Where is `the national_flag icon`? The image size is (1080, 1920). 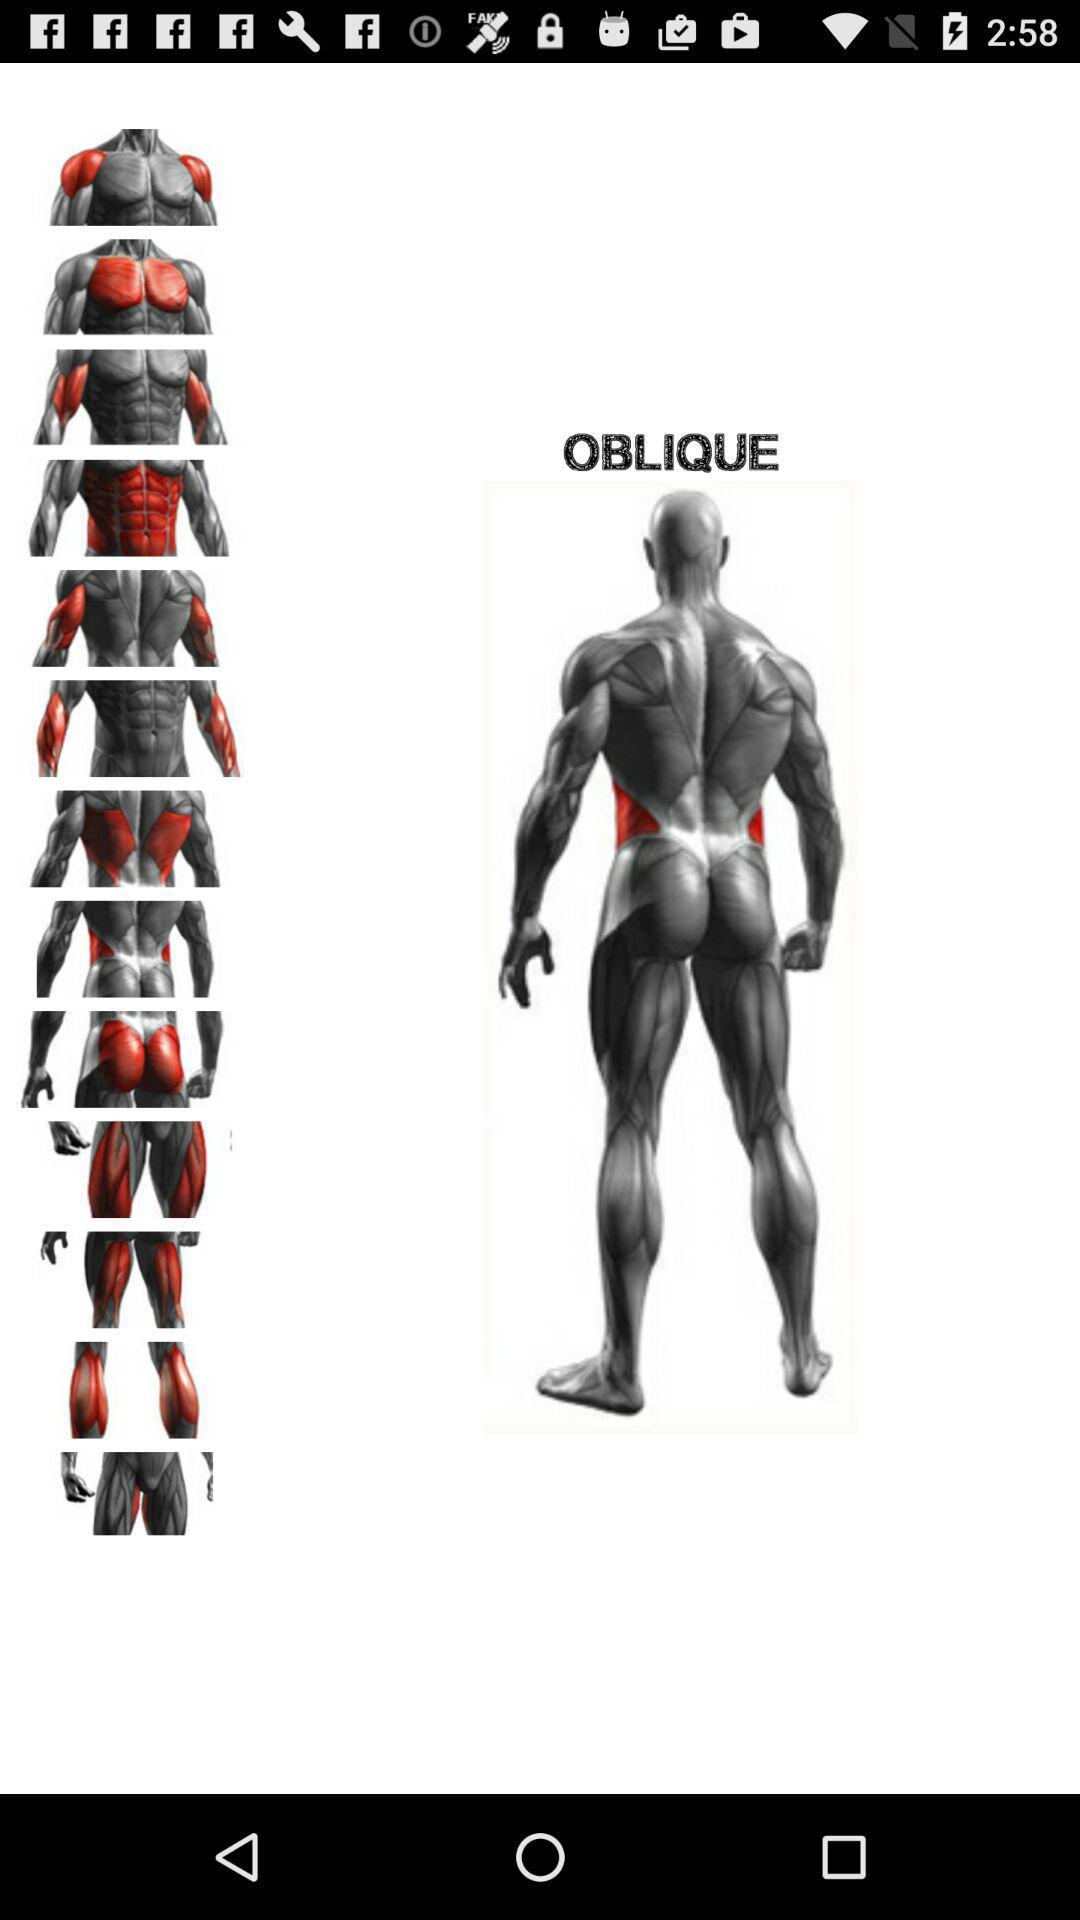
the national_flag icon is located at coordinates (131, 1597).